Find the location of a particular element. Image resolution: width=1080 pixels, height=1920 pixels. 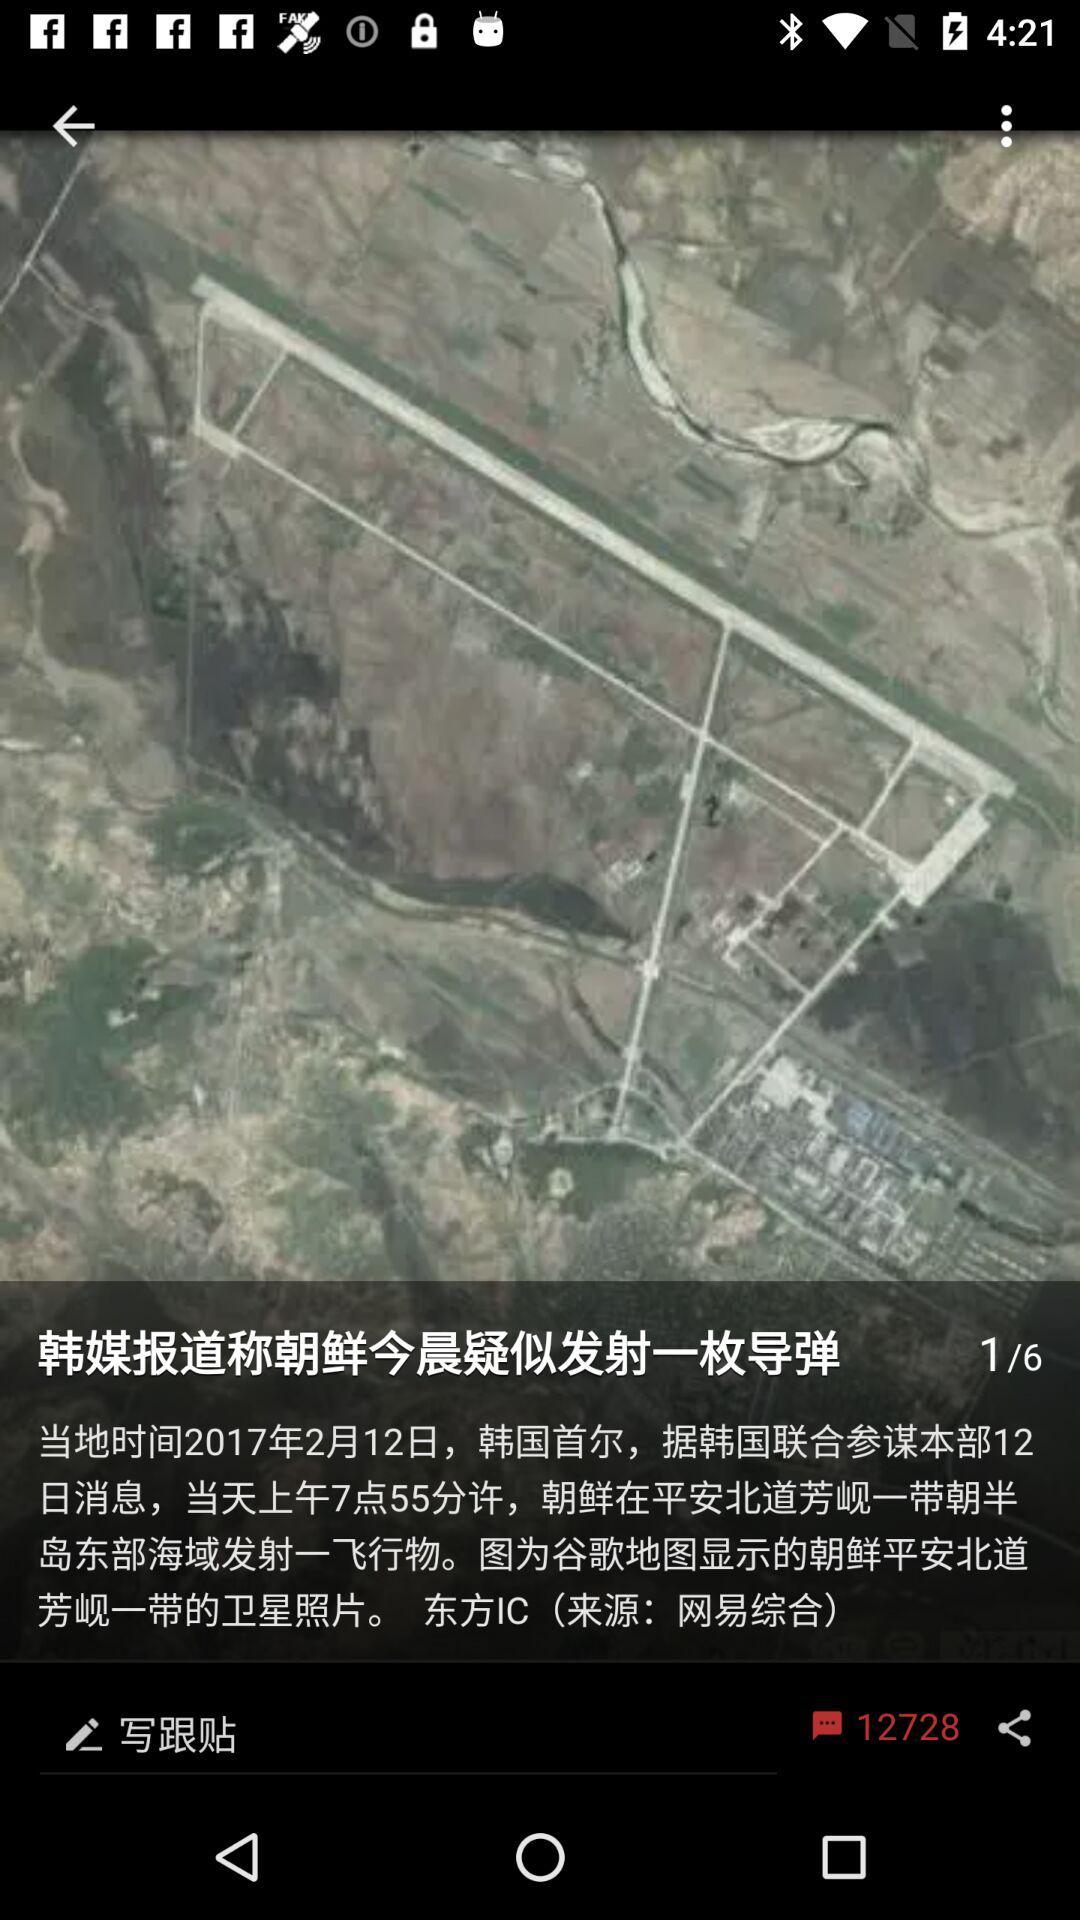

item next to 12728 item is located at coordinates (1014, 1727).